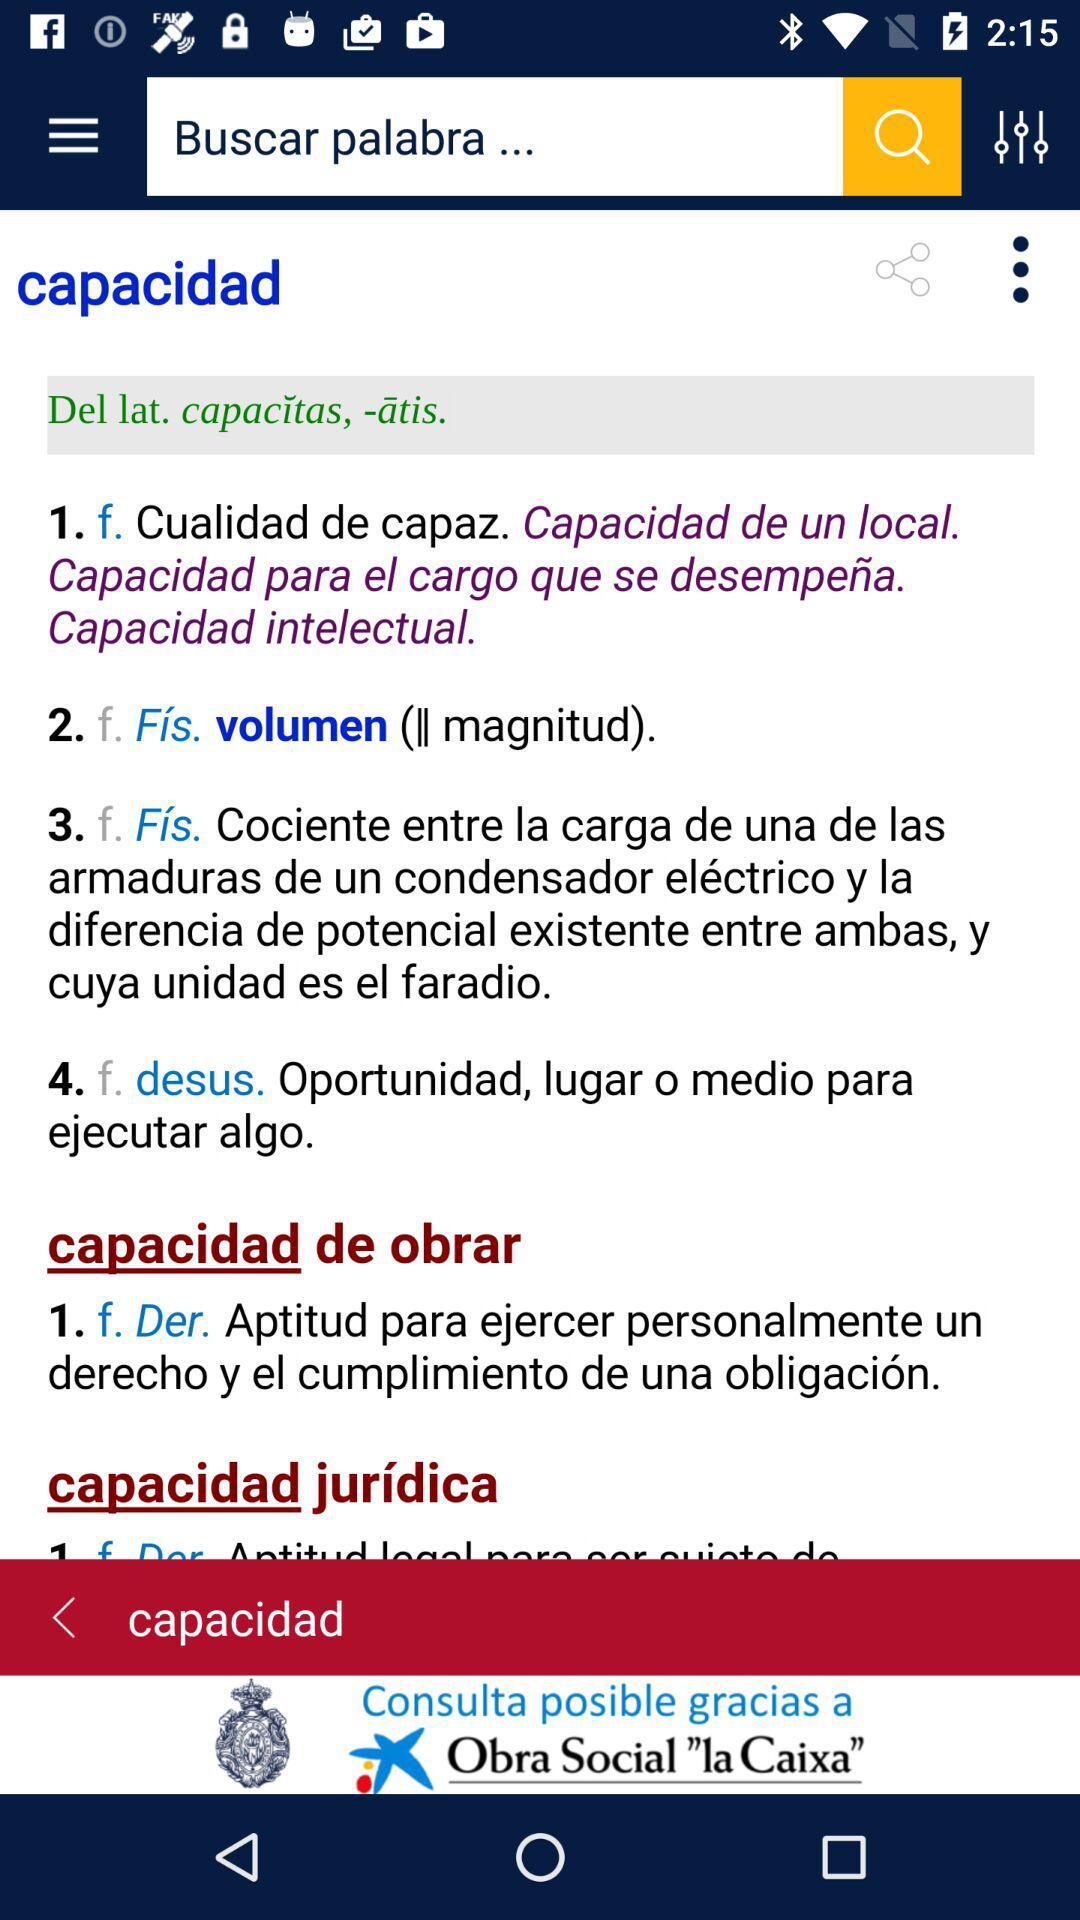  I want to click on open menu options, so click(1020, 135).